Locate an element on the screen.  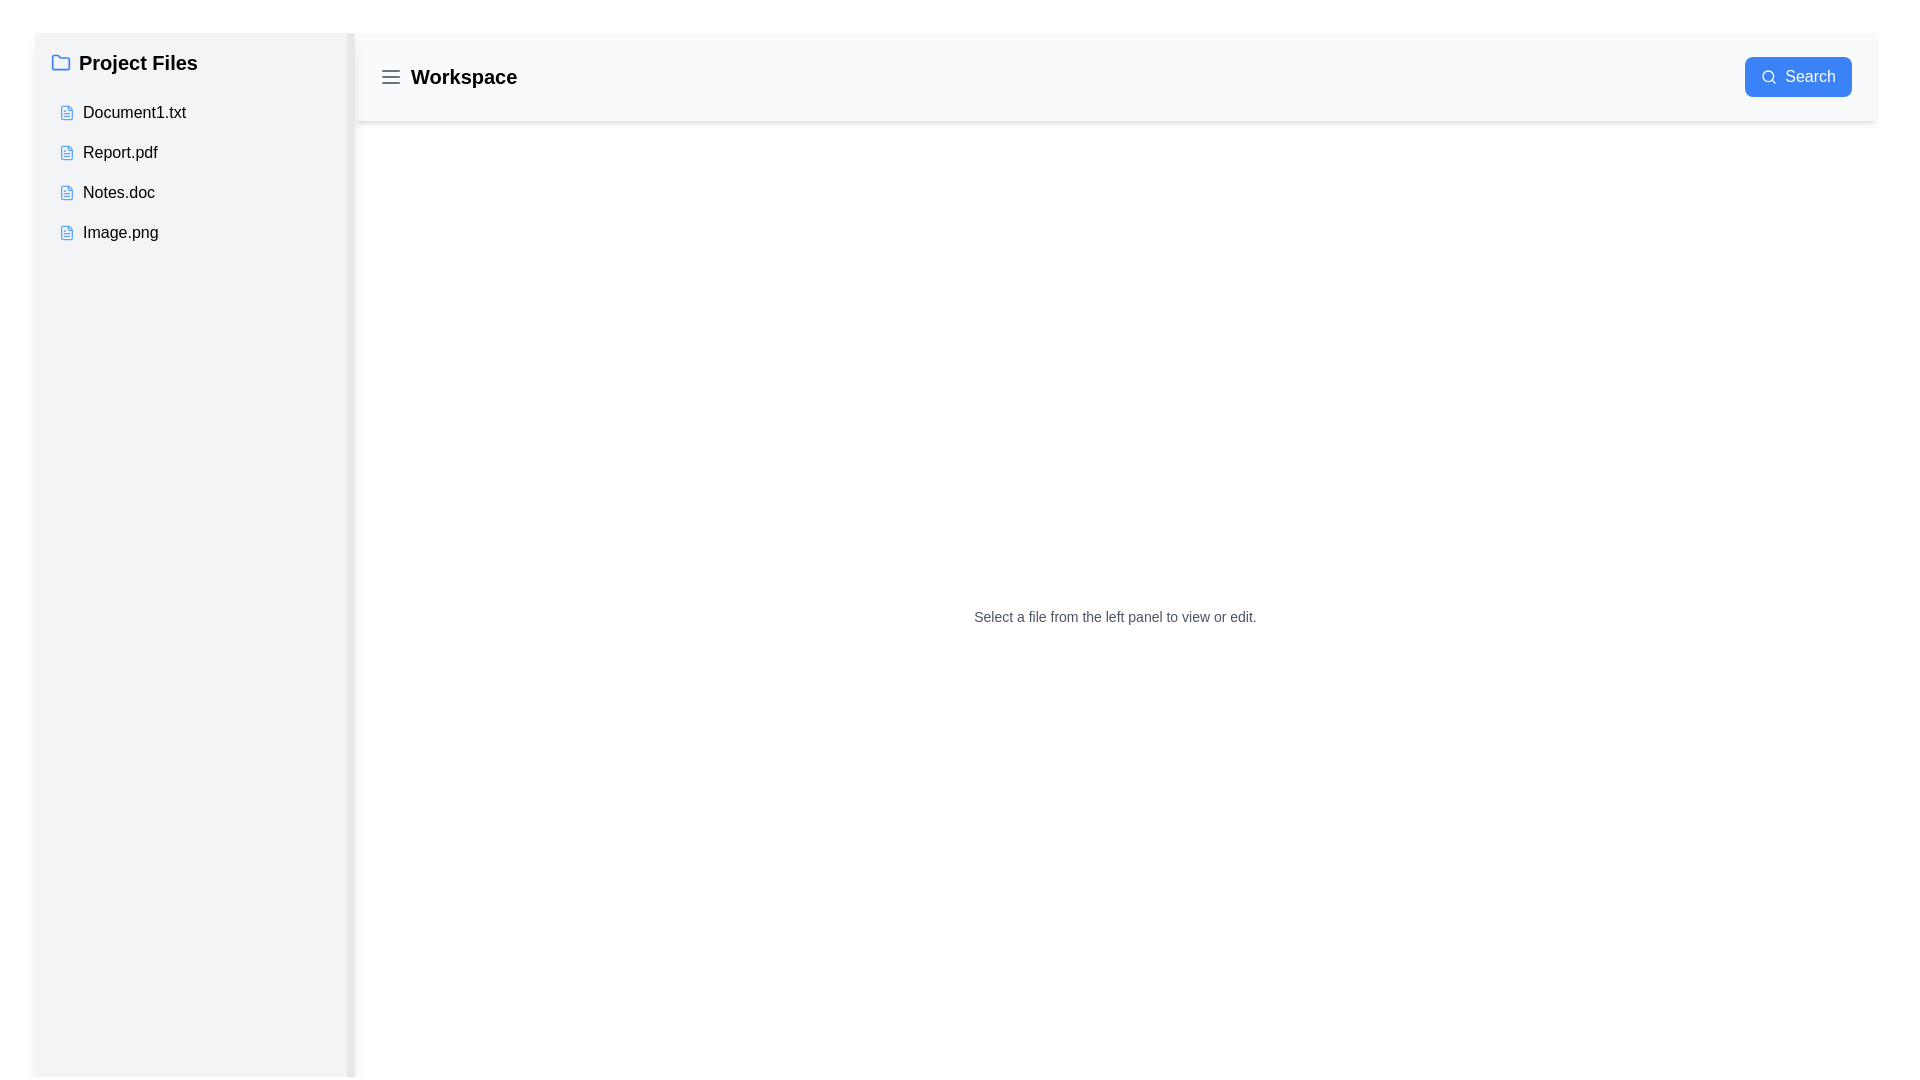
the graphical icon representing 'Notes.doc' is located at coordinates (67, 192).